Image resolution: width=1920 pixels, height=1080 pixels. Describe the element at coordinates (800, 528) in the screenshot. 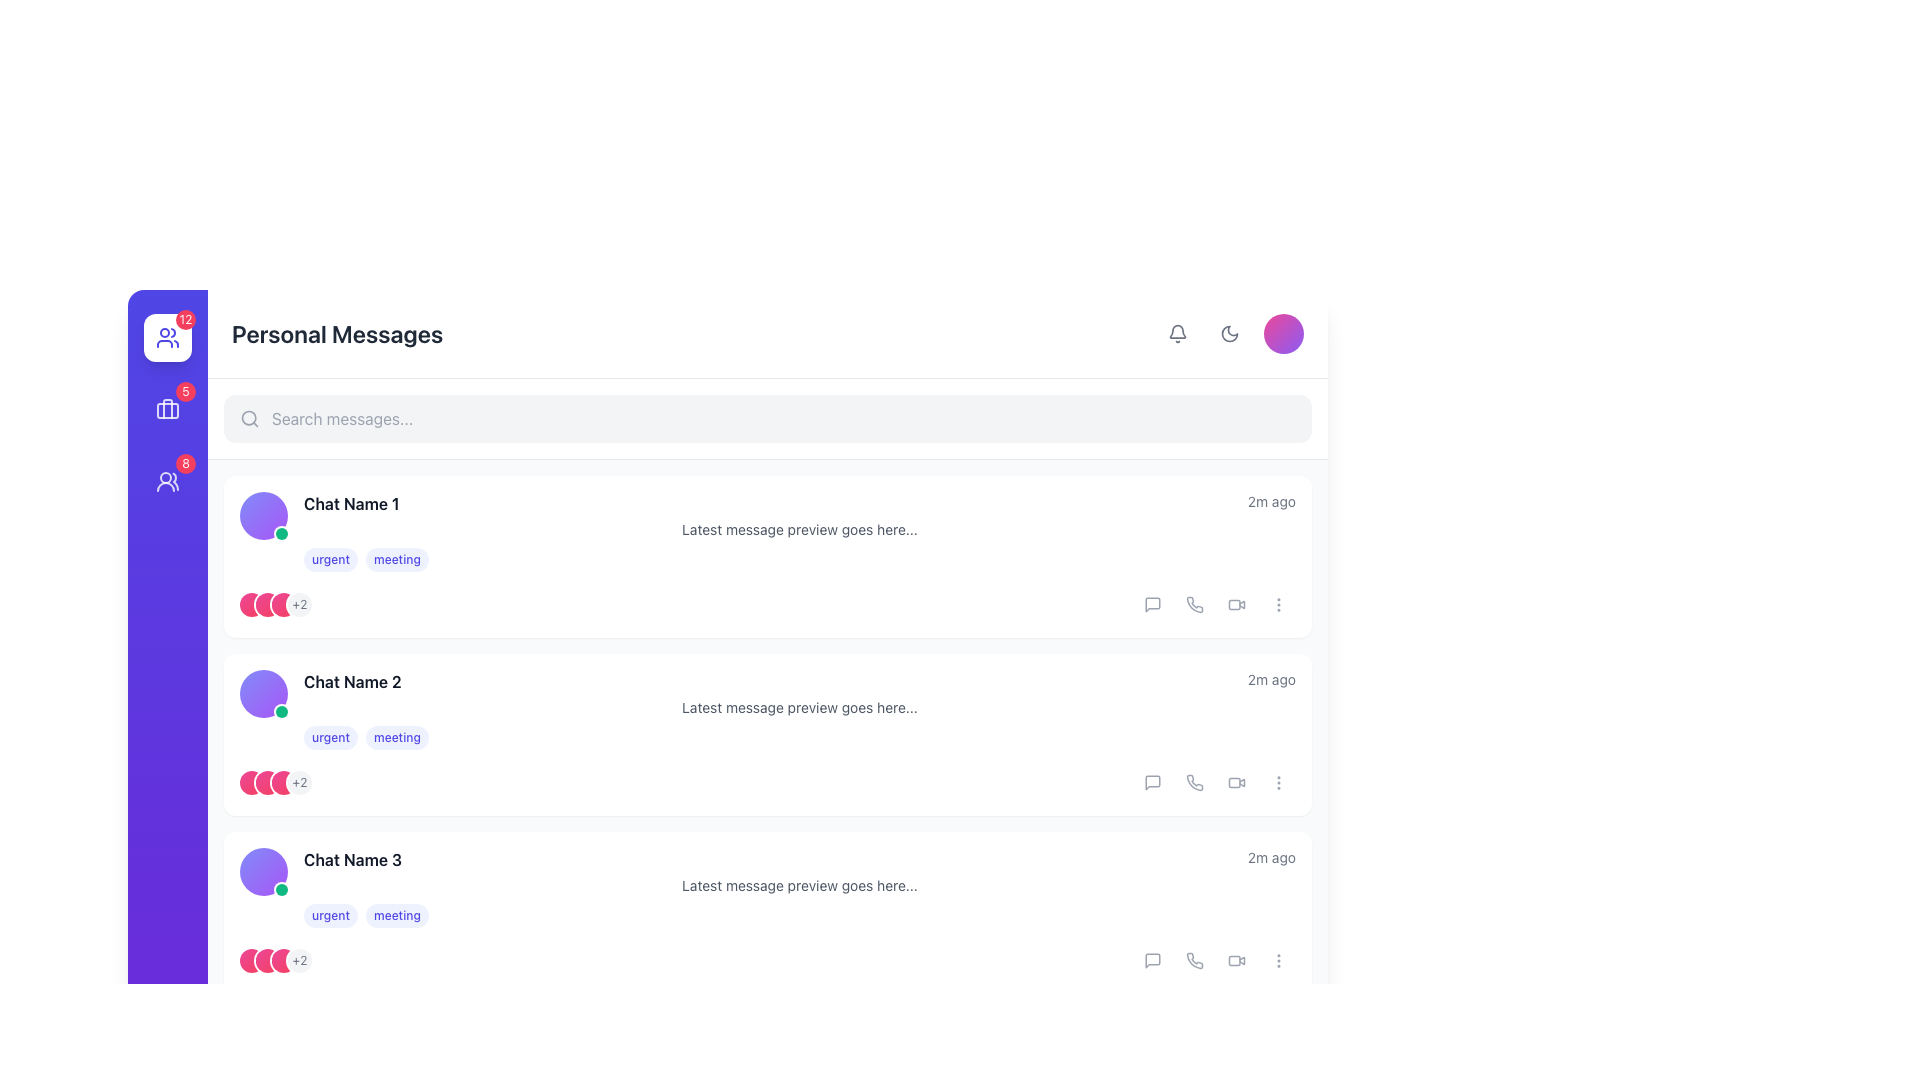

I see `the chat by clicking the Text label that serves as a preview of the latest message in the chat, located beneath the Chat Name and time information` at that location.